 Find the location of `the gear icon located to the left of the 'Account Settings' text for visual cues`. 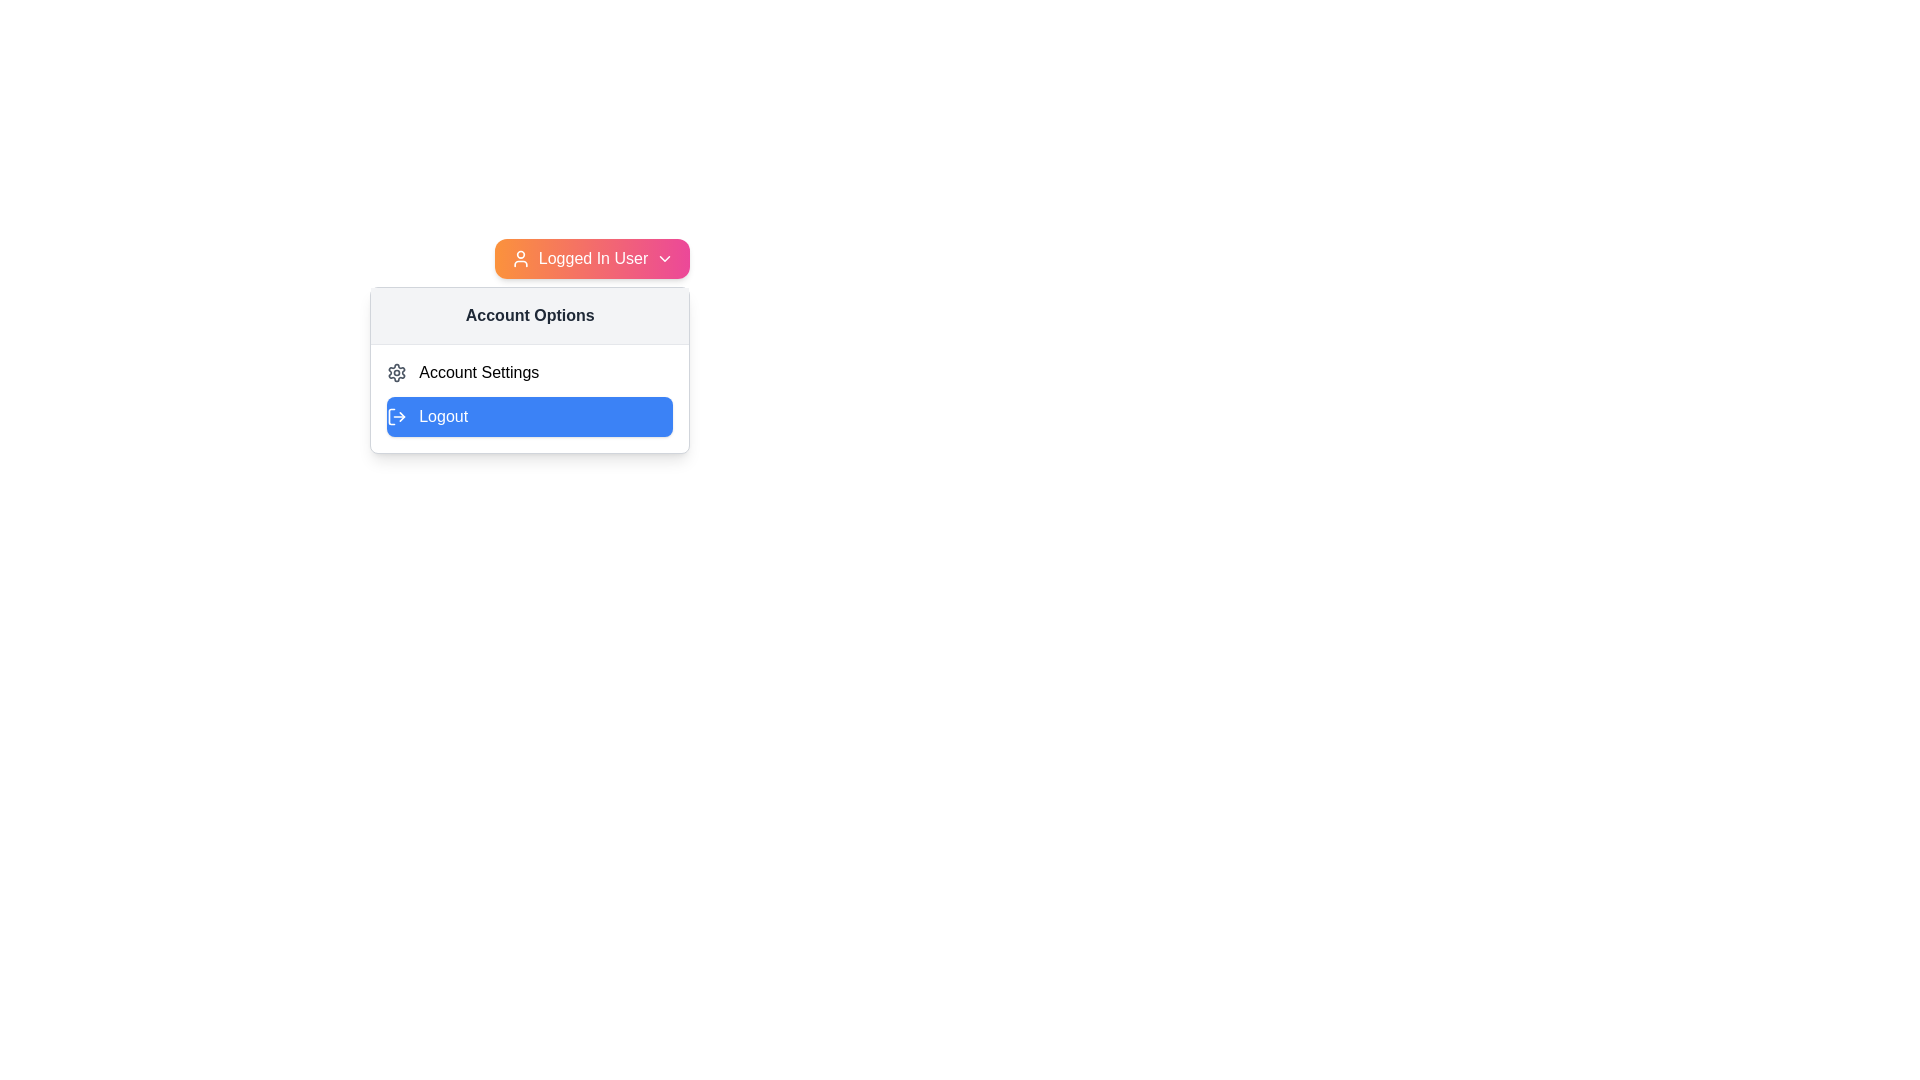

the gear icon located to the left of the 'Account Settings' text for visual cues is located at coordinates (397, 373).